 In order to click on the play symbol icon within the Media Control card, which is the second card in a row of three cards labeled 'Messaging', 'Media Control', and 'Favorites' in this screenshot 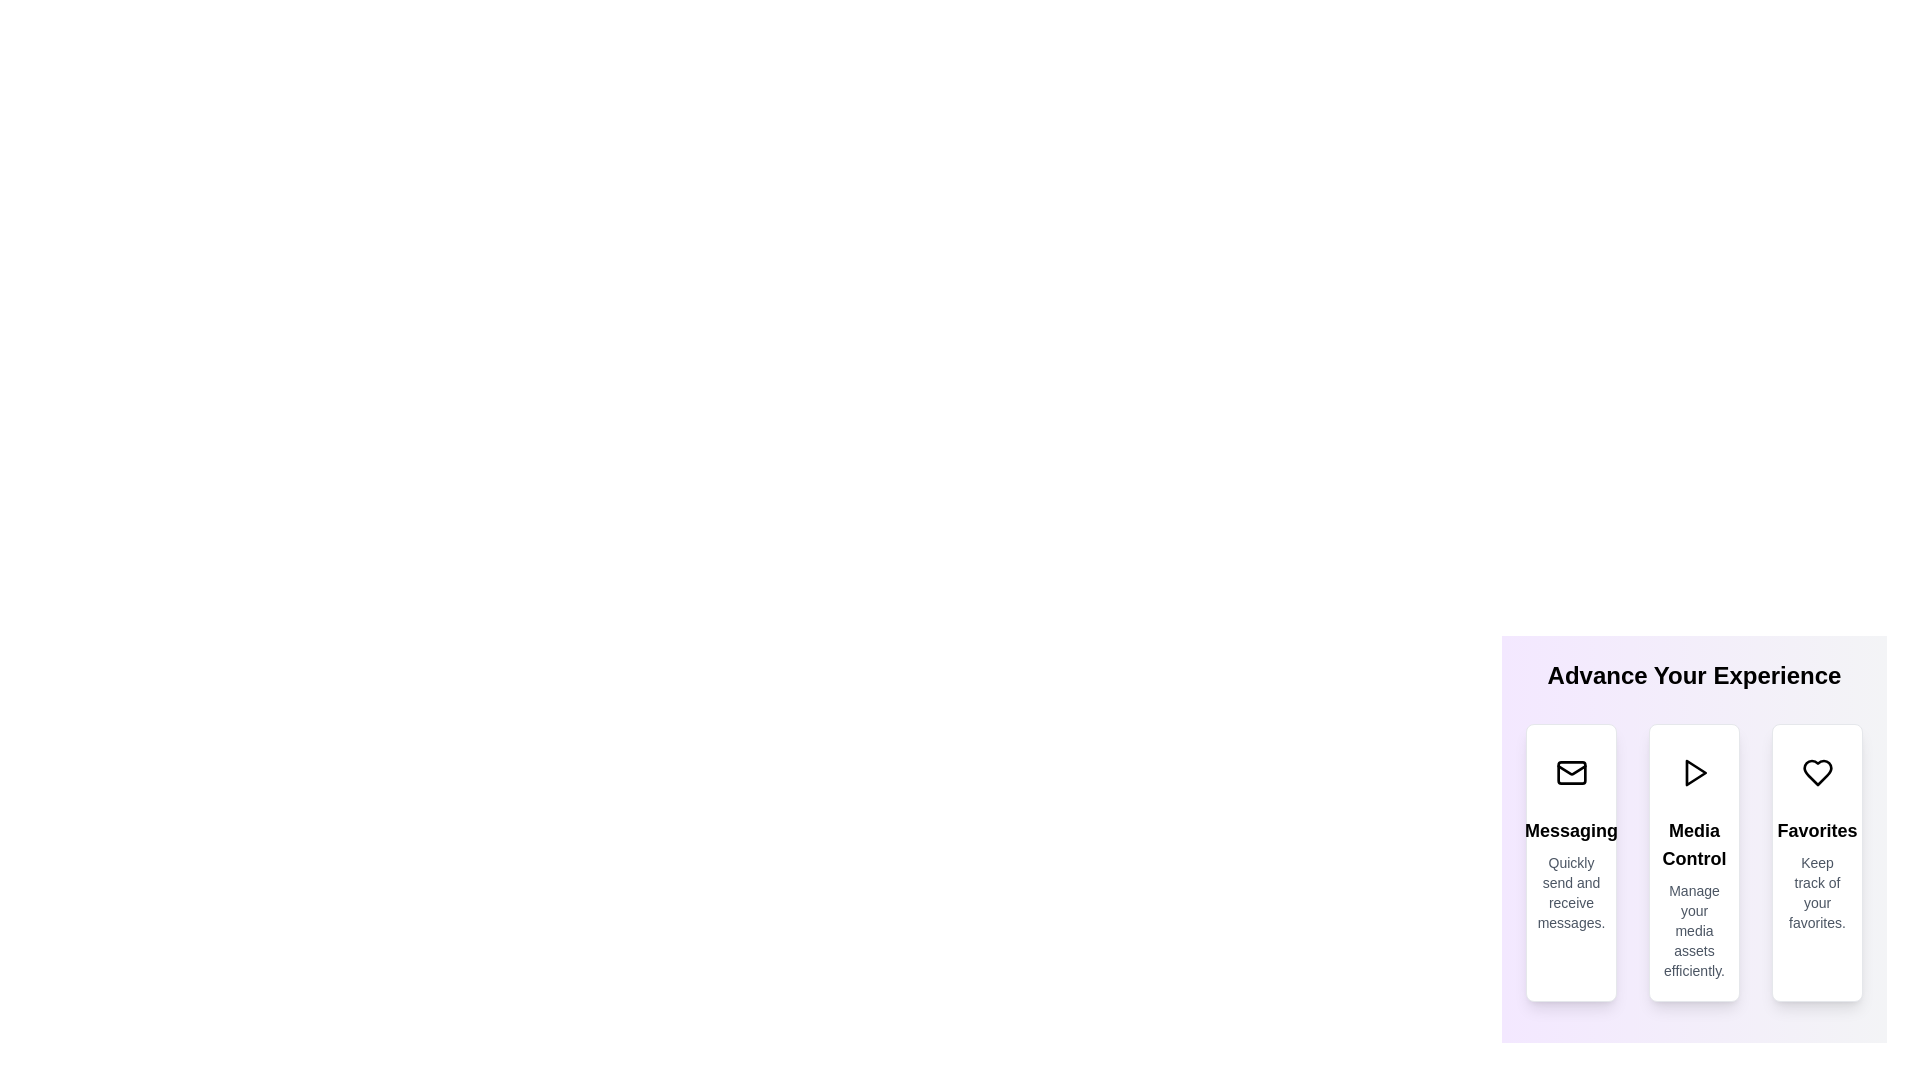, I will do `click(1694, 771)`.